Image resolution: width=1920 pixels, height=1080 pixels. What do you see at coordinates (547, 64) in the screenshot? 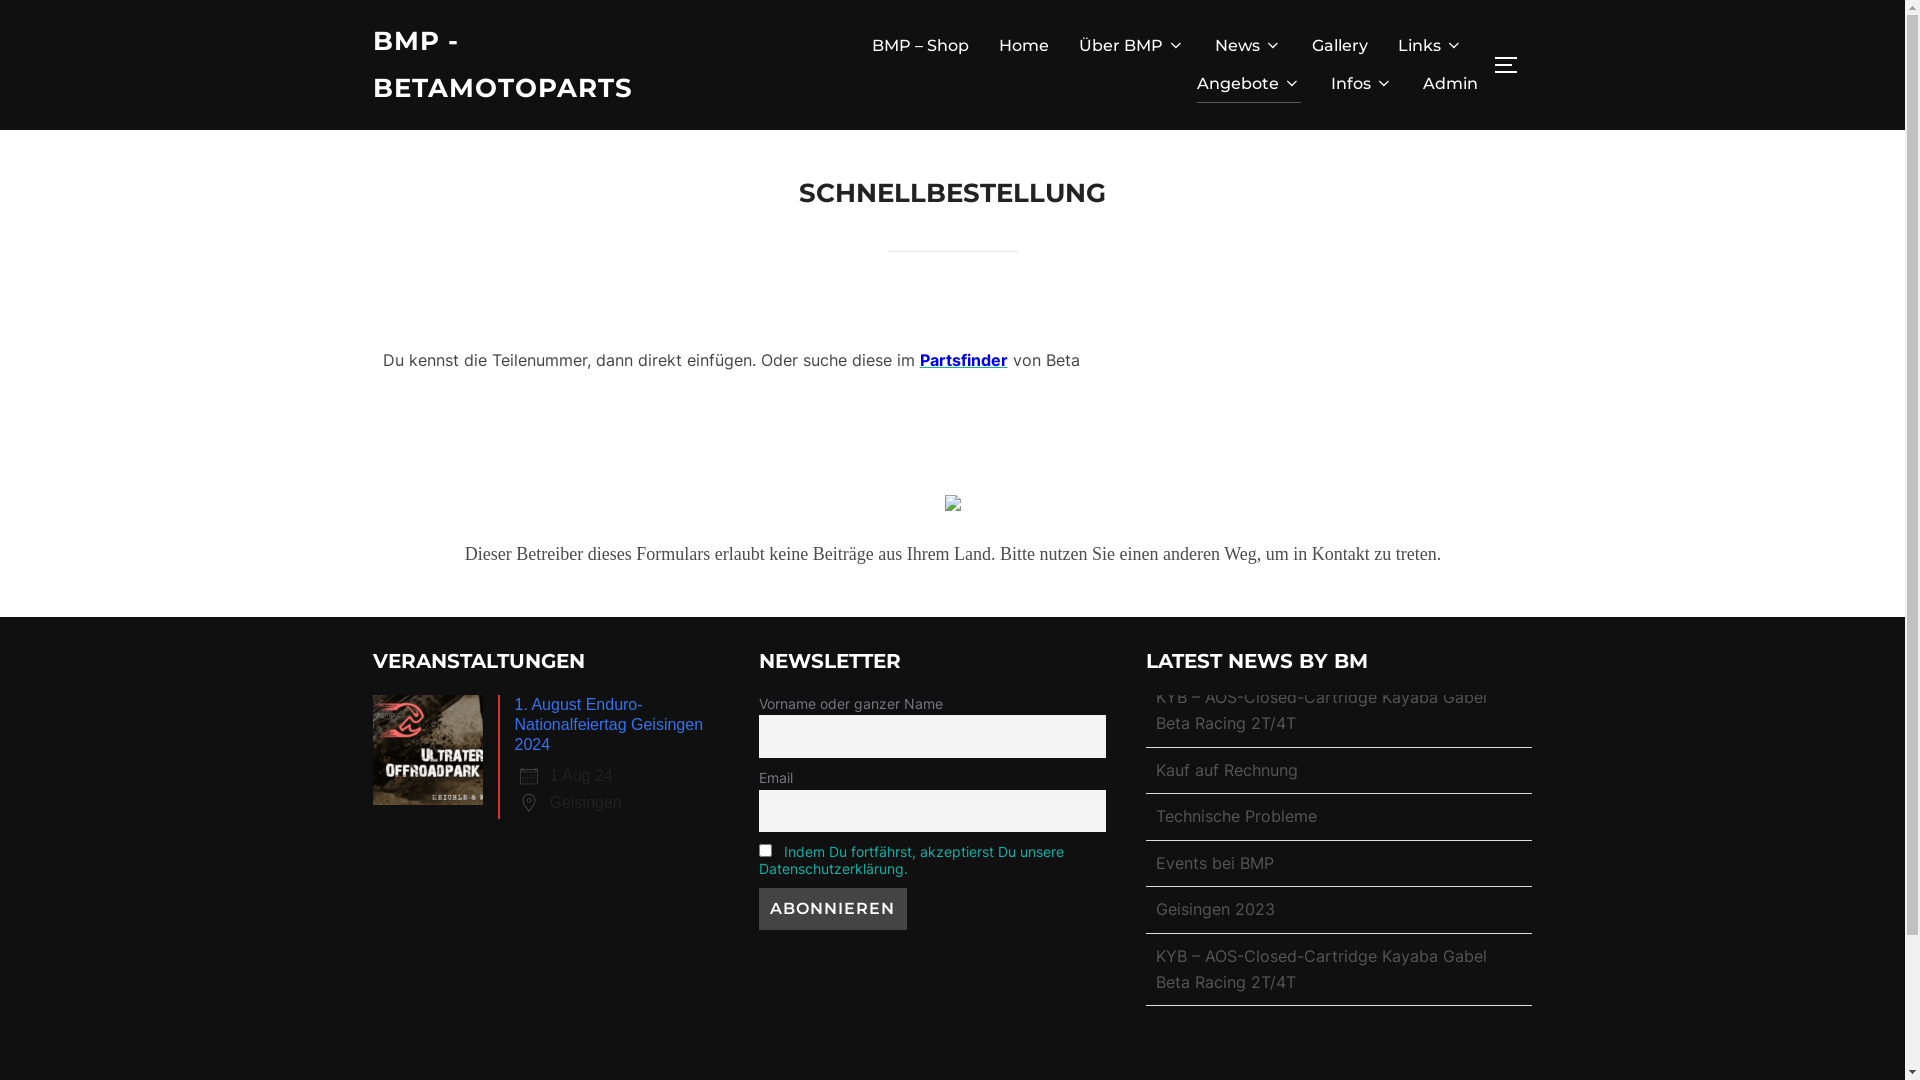
I see `'BMP - BETAMOTOPARTS'` at bounding box center [547, 64].